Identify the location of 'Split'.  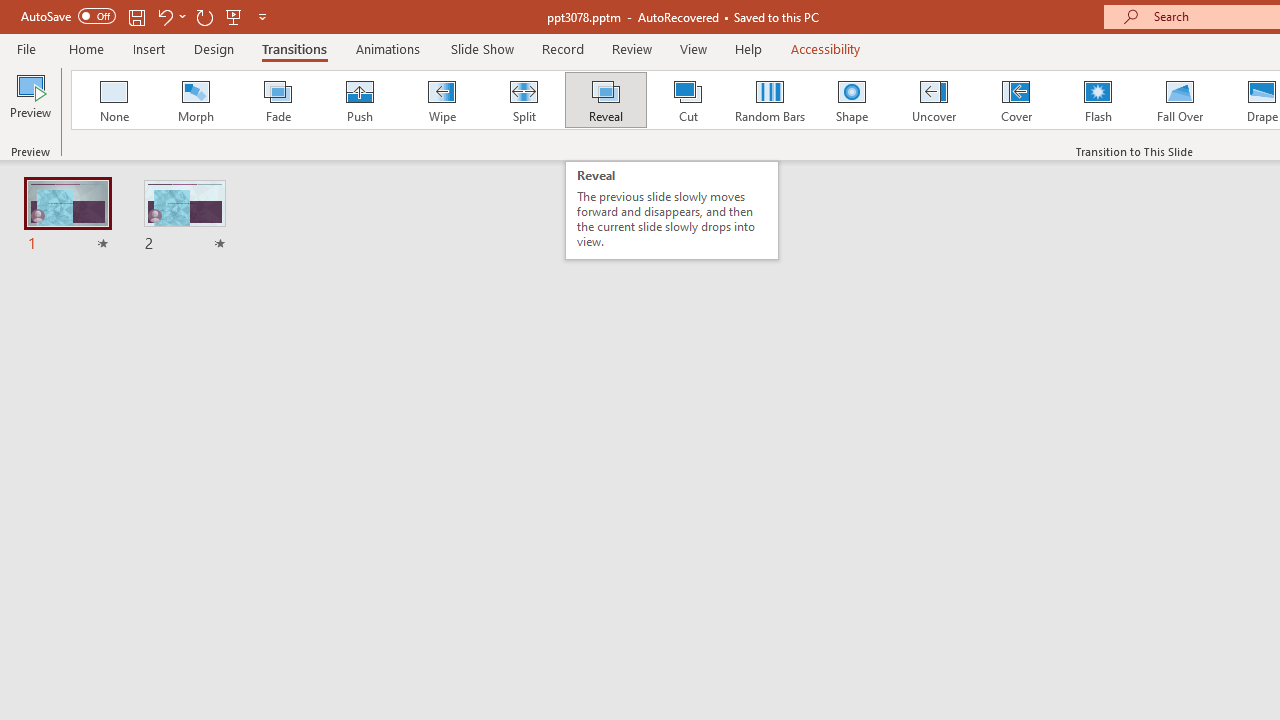
(523, 100).